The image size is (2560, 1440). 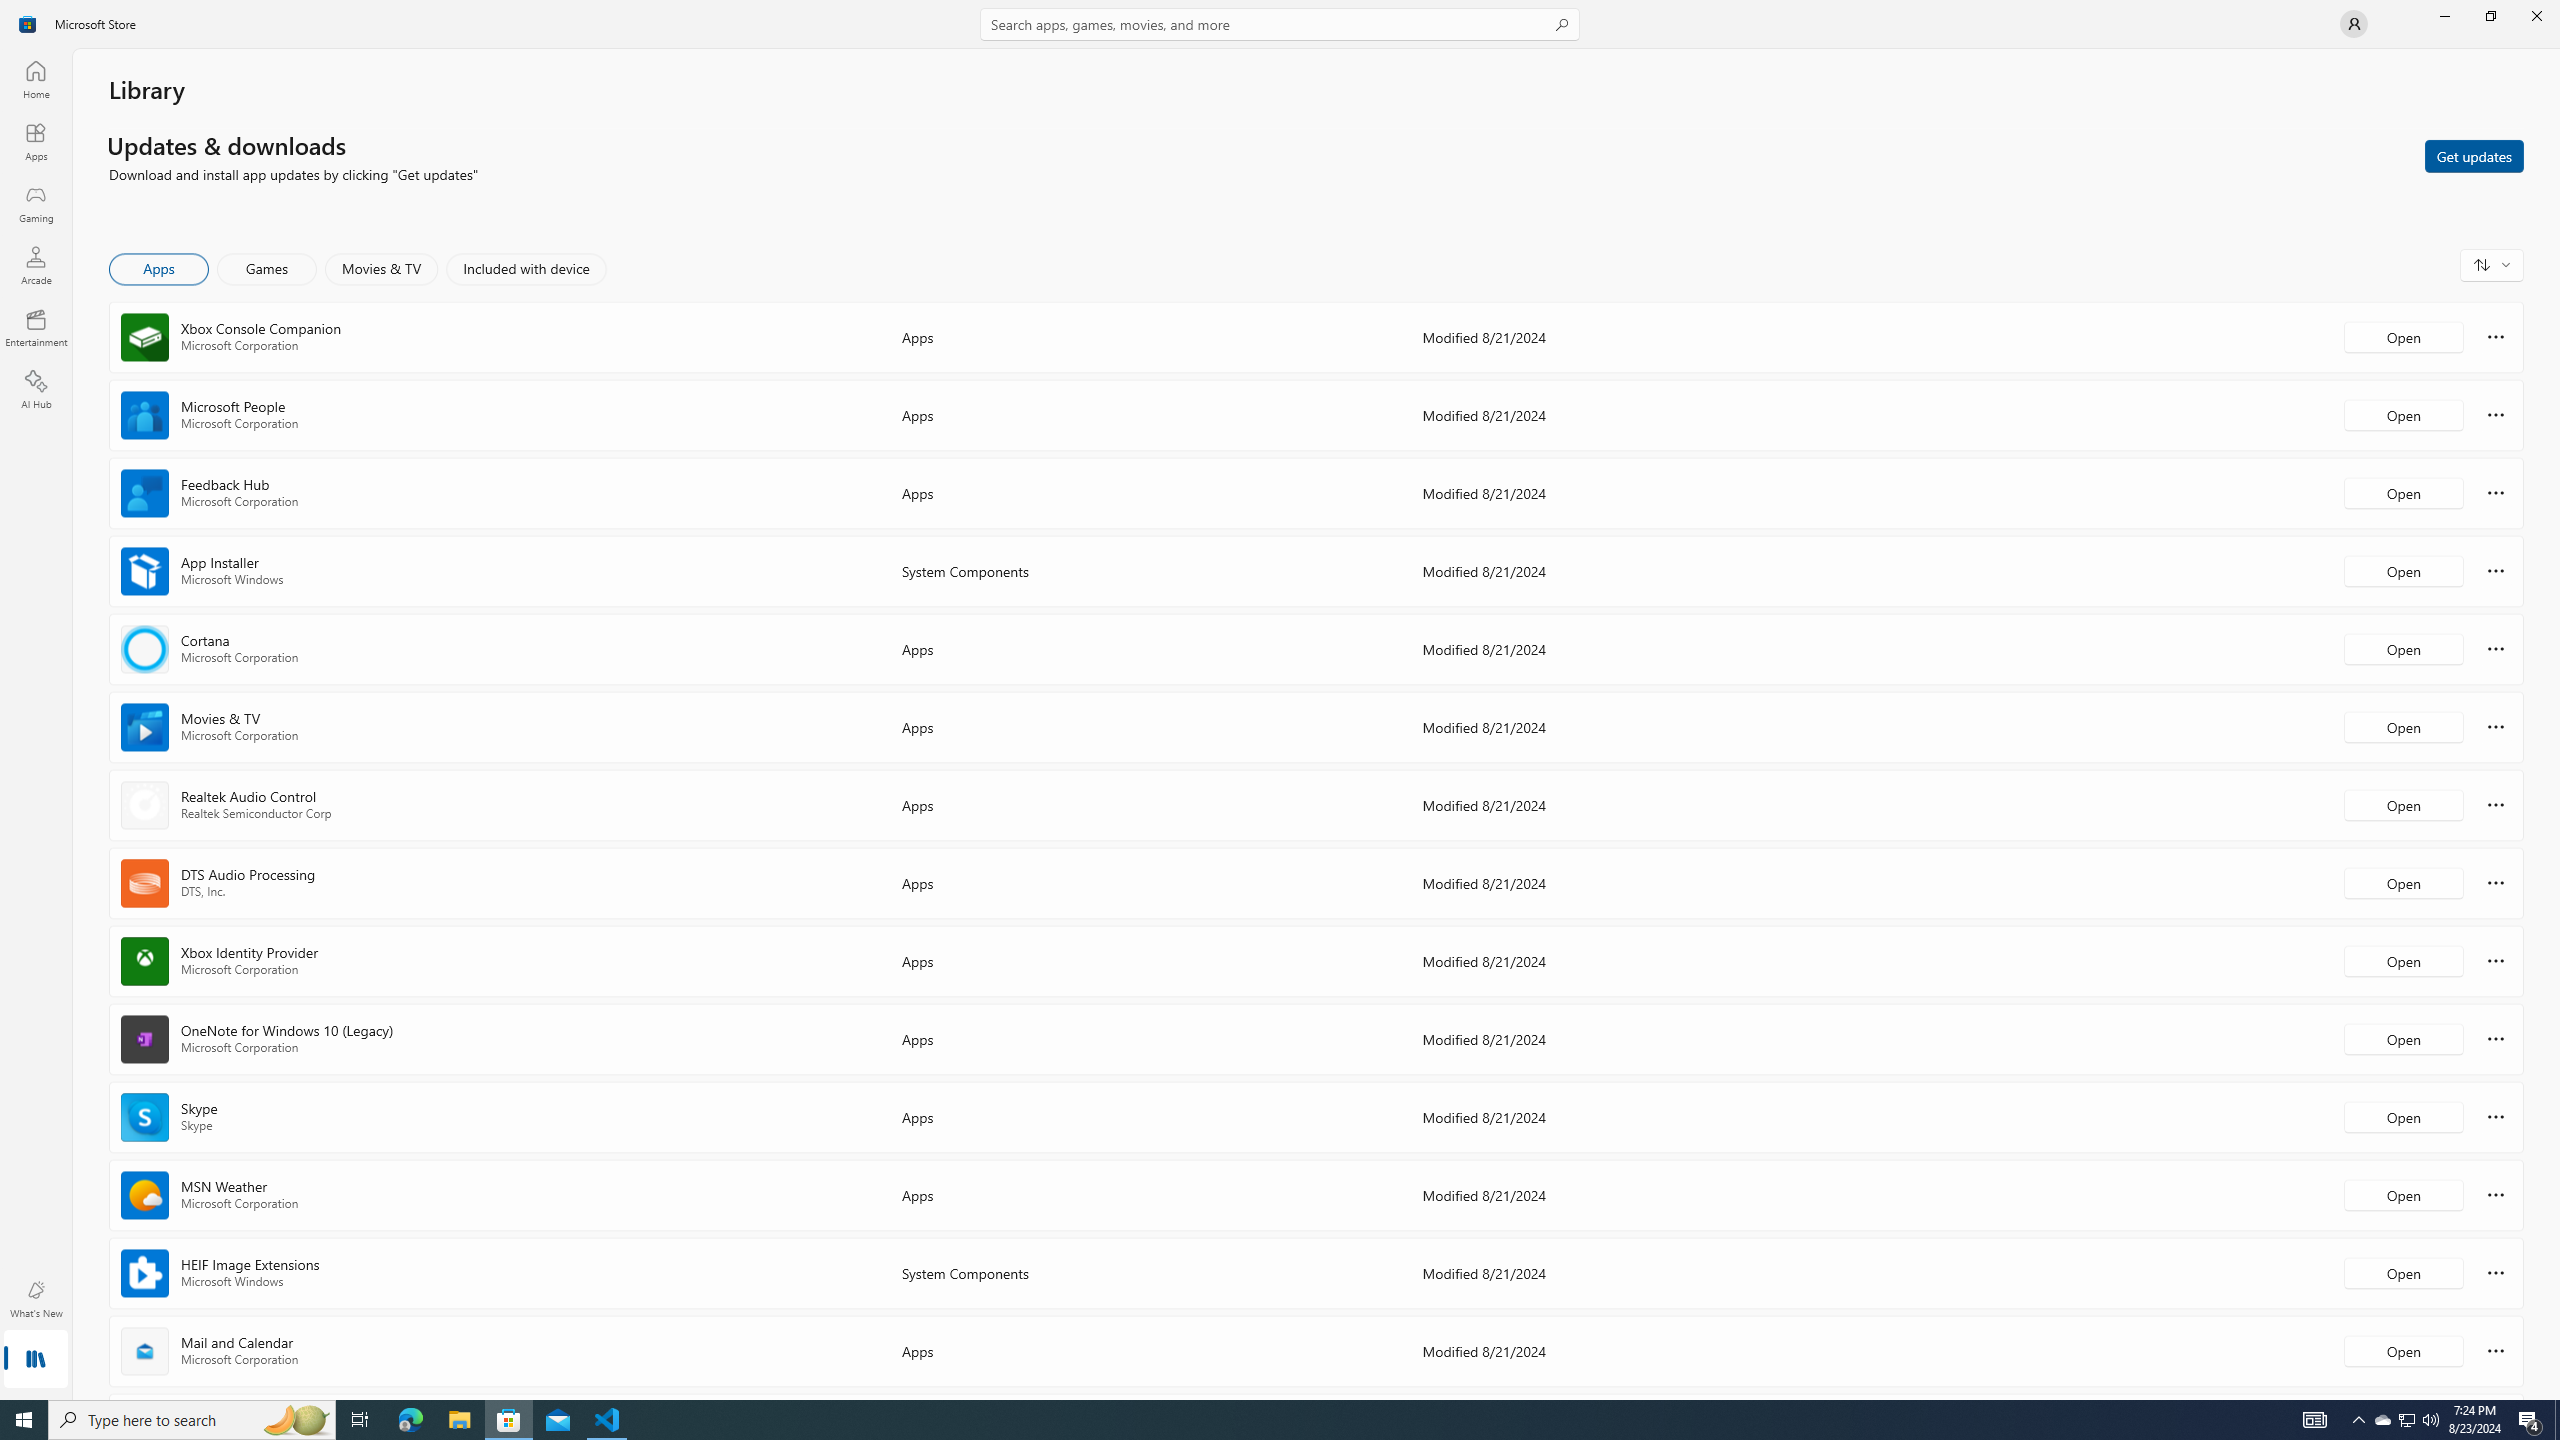 What do you see at coordinates (266, 268) in the screenshot?
I see `'Games'` at bounding box center [266, 268].